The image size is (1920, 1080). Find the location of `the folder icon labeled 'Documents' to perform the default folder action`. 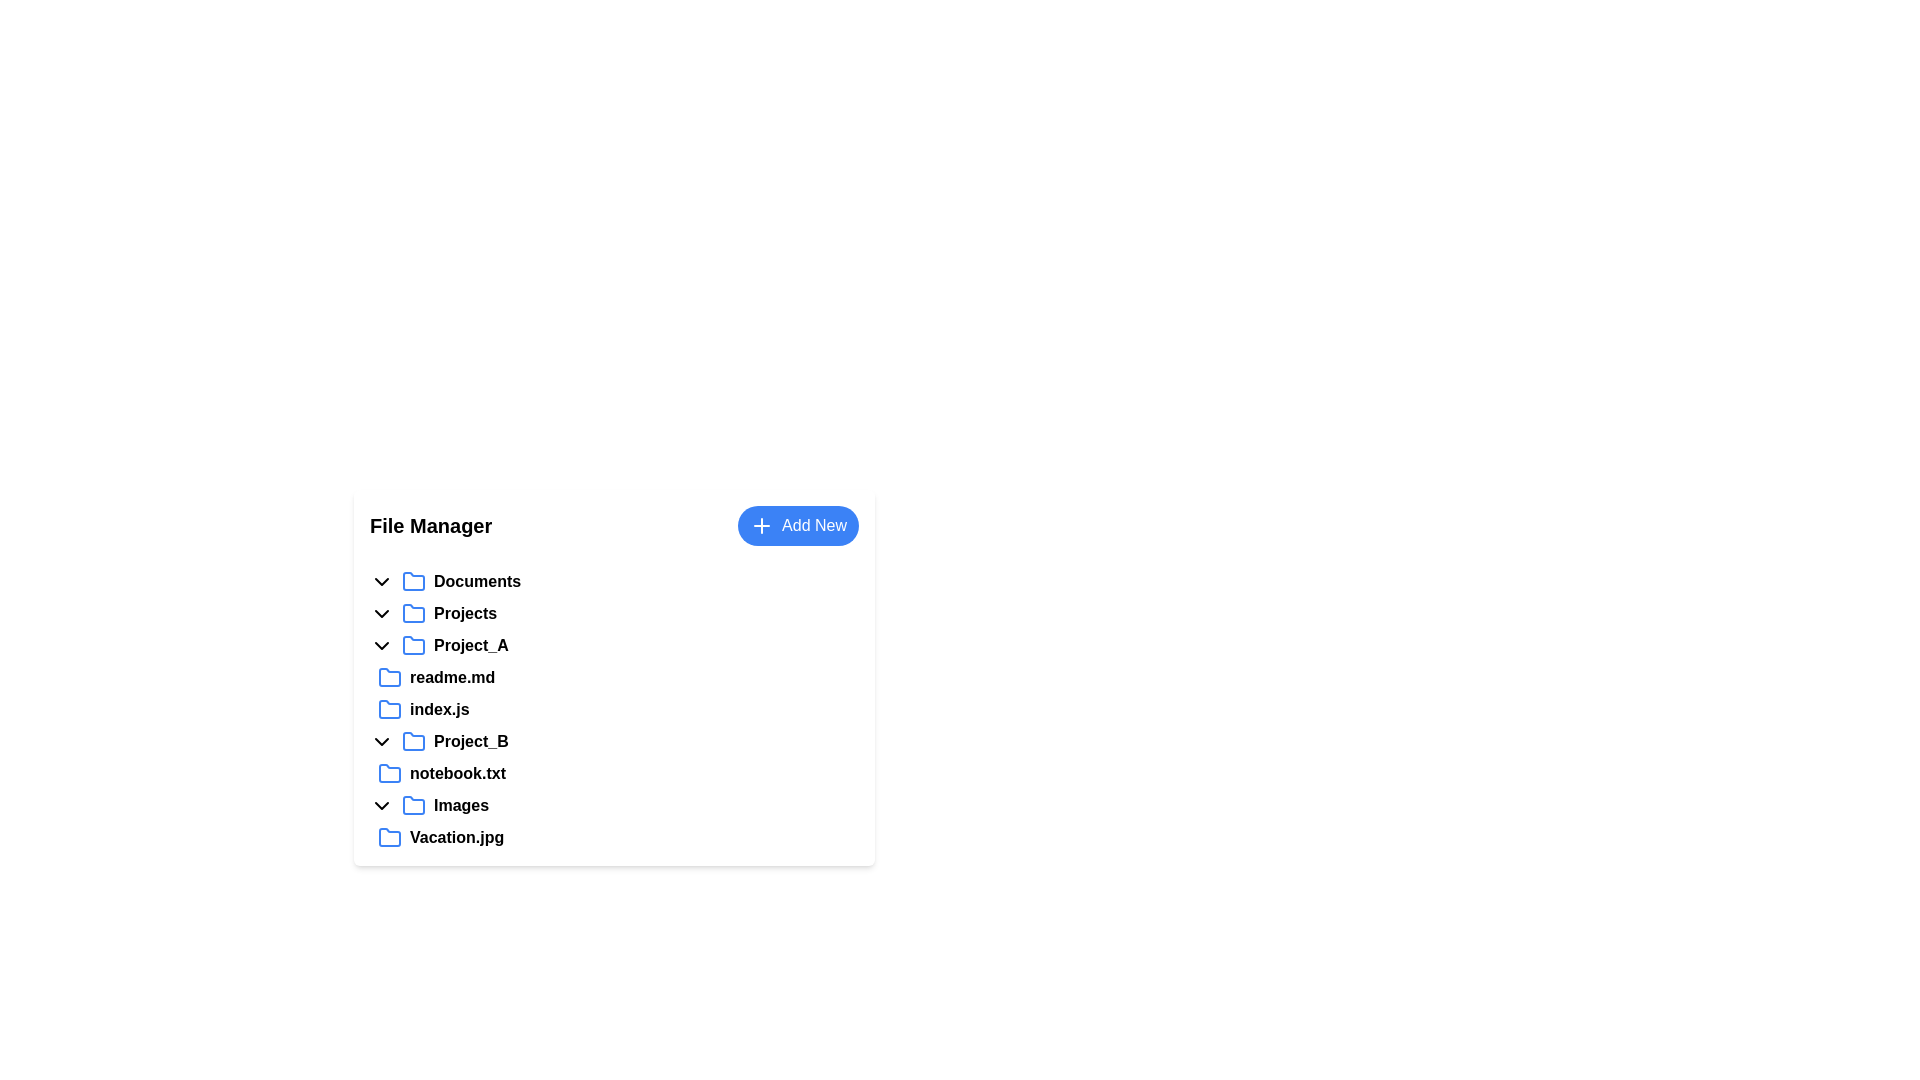

the folder icon labeled 'Documents' to perform the default folder action is located at coordinates (412, 582).